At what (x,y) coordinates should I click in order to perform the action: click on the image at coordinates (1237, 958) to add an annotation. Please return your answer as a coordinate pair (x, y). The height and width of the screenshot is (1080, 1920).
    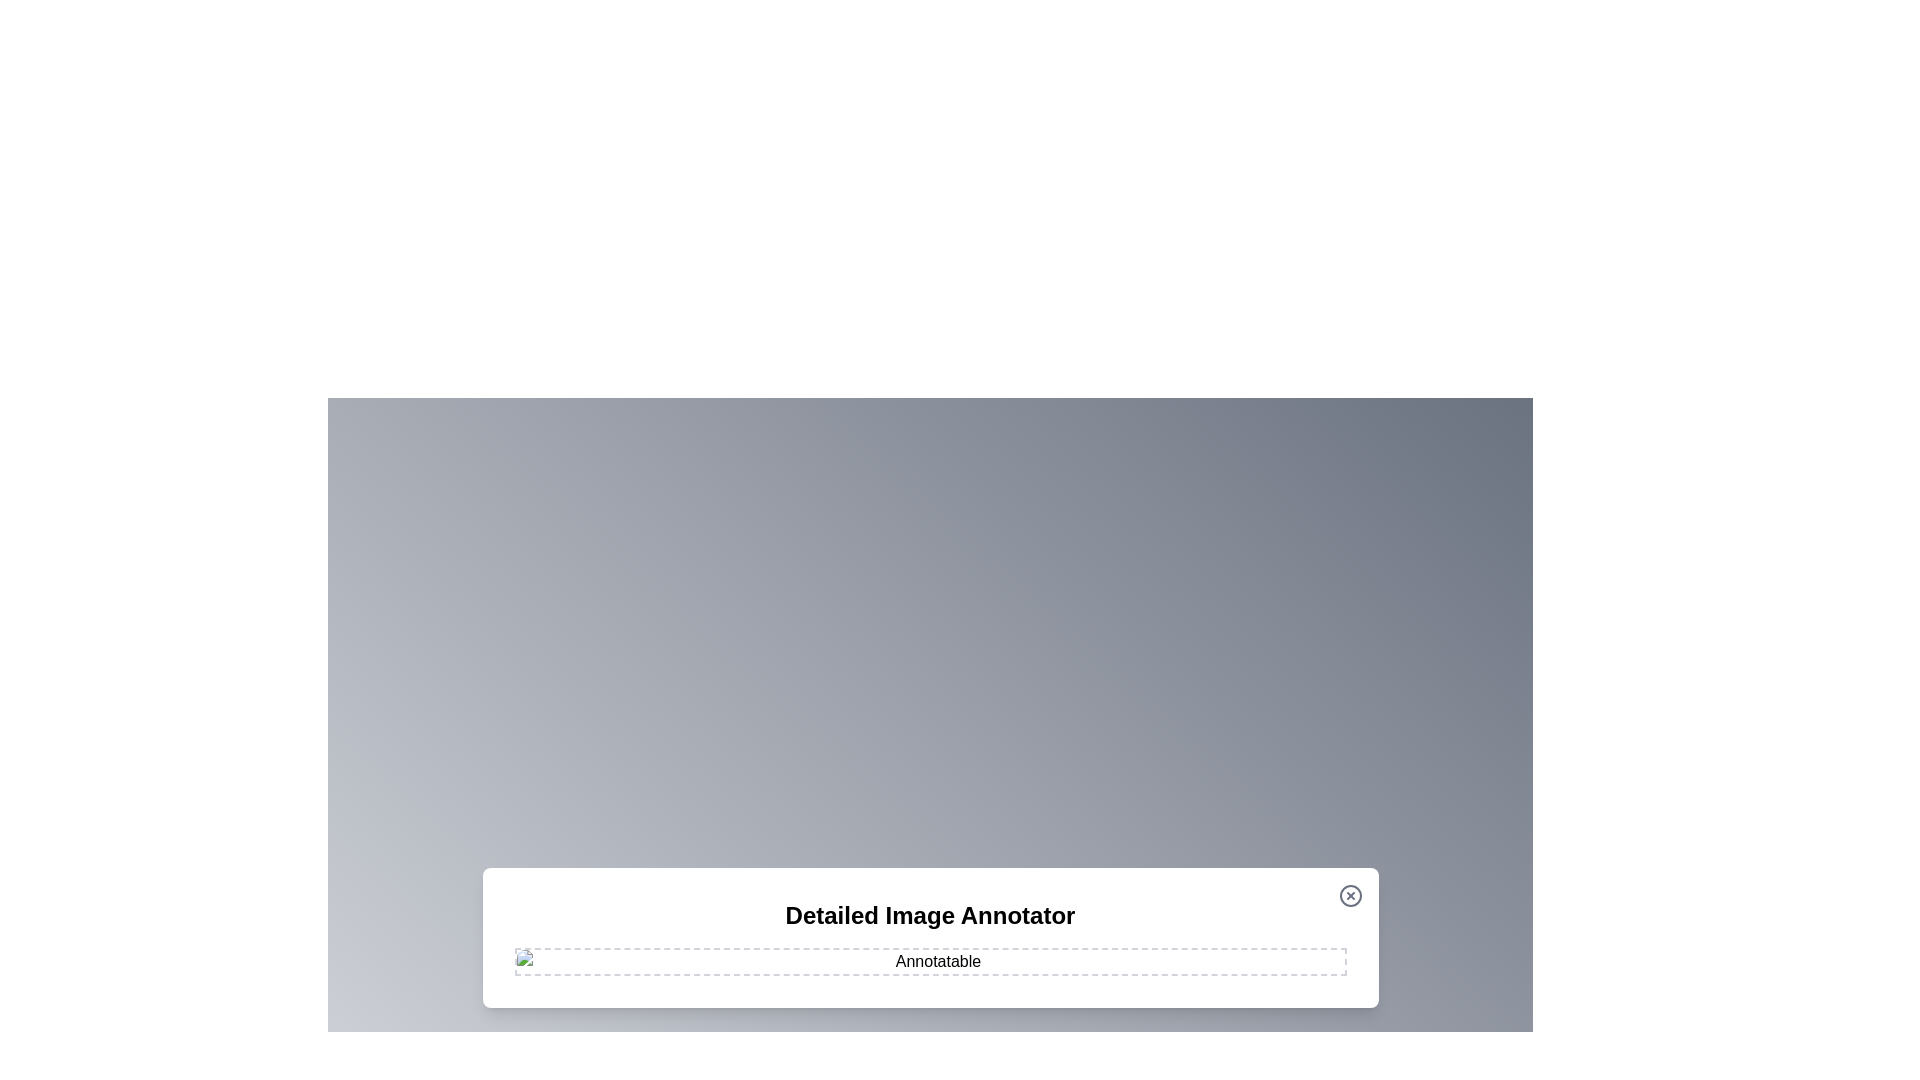
    Looking at the image, I should click on (1236, 956).